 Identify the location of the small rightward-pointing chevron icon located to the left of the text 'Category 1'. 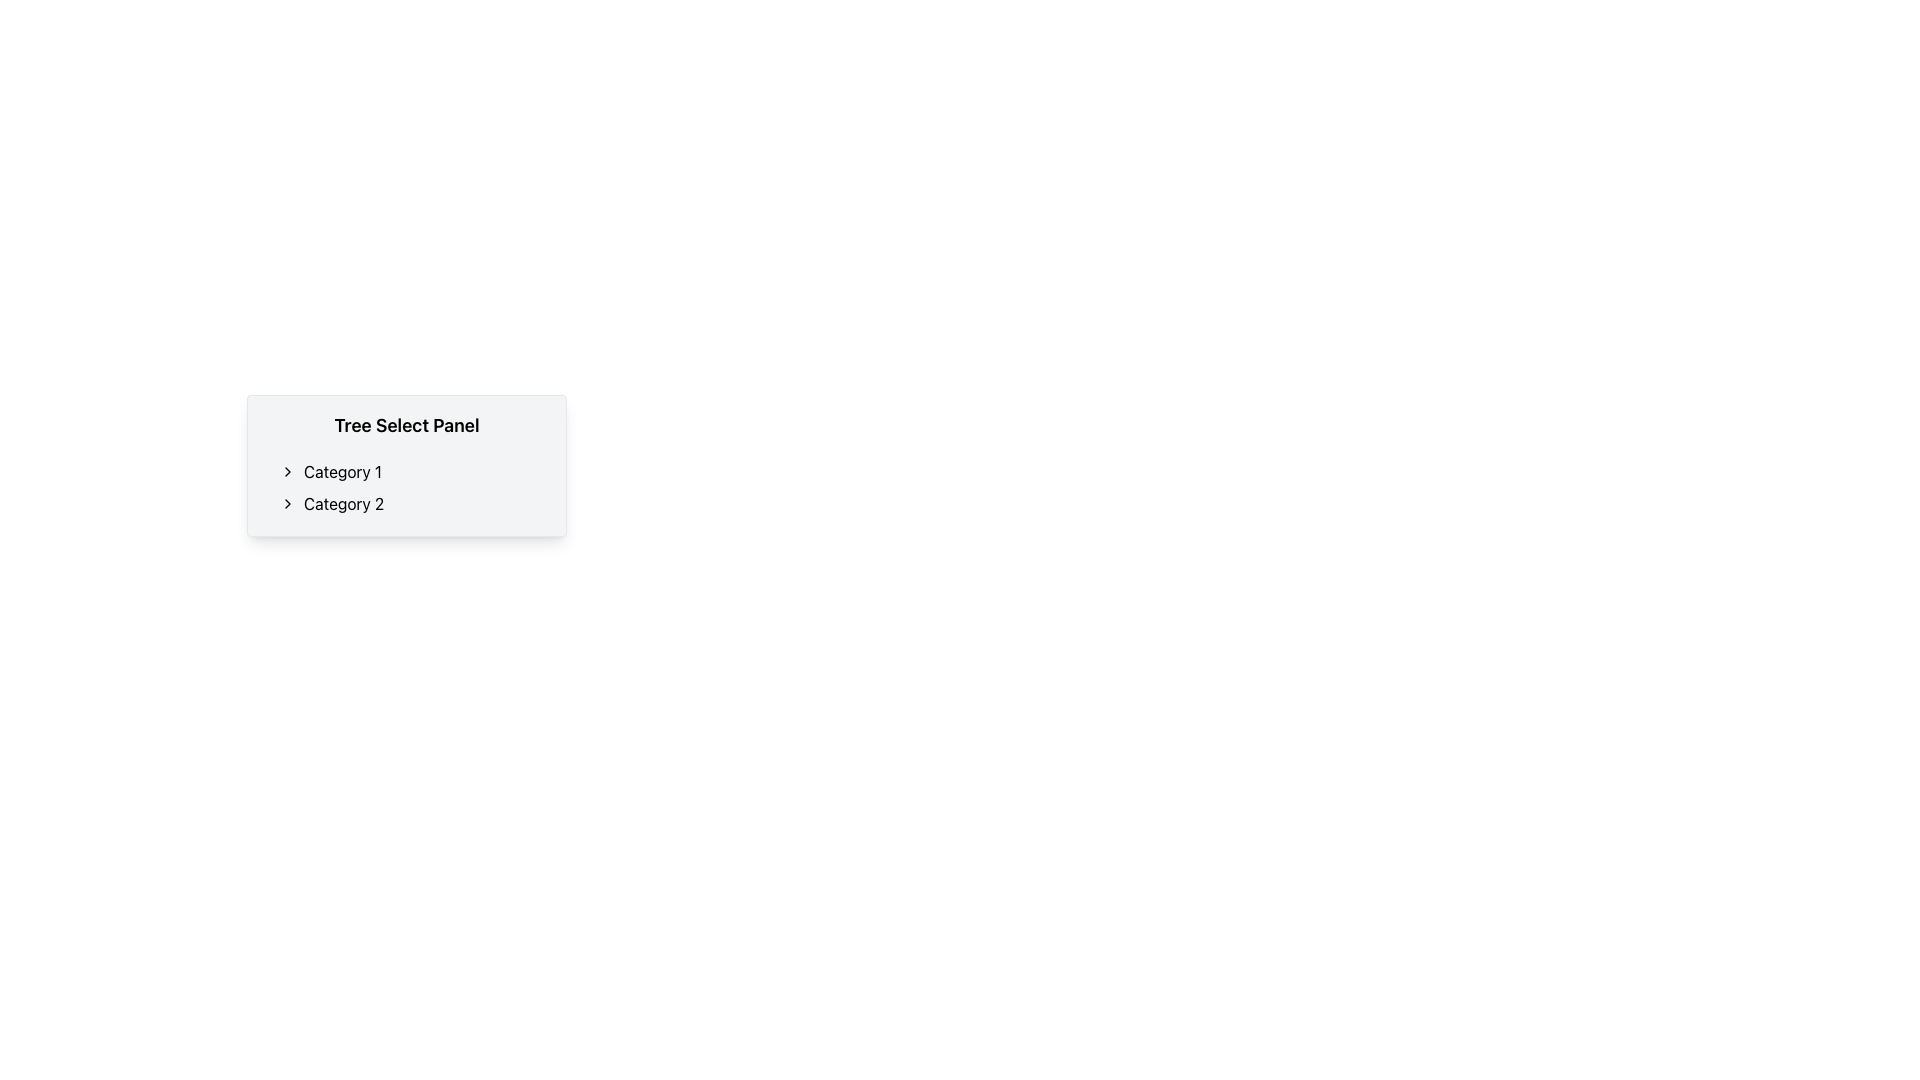
(287, 471).